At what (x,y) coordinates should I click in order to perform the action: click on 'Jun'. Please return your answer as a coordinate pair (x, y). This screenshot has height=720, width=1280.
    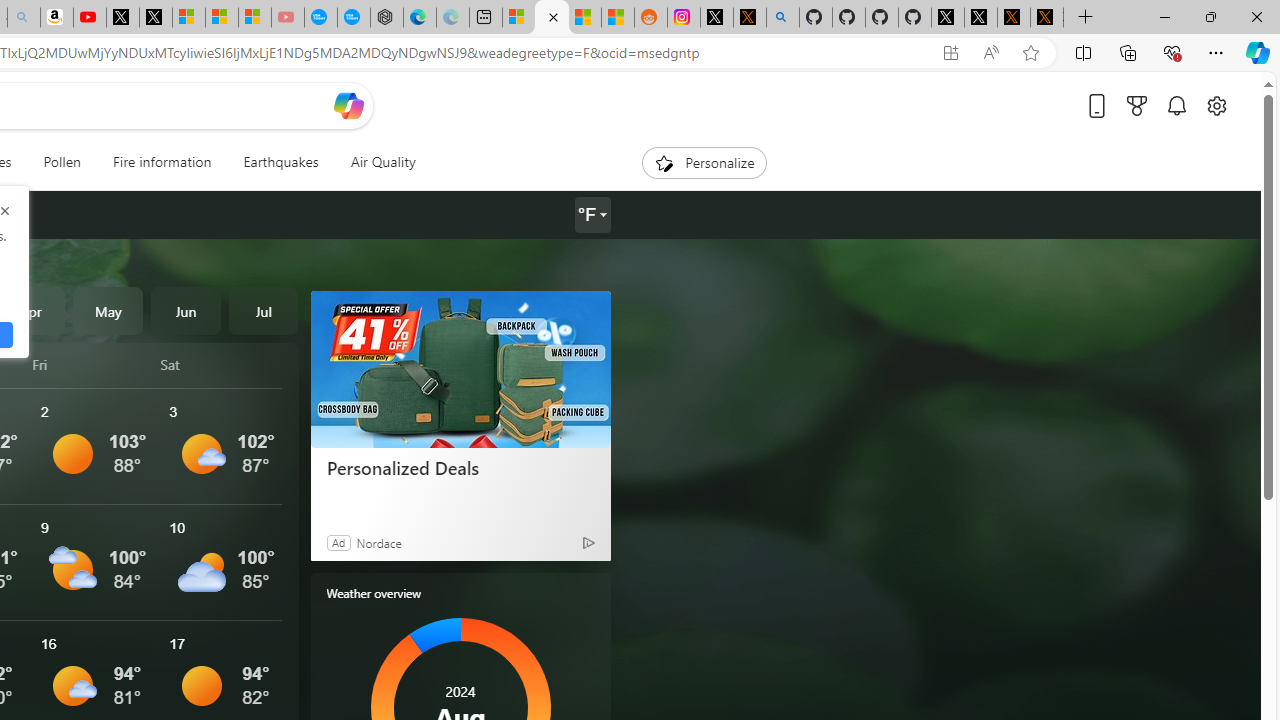
    Looking at the image, I should click on (186, 311).